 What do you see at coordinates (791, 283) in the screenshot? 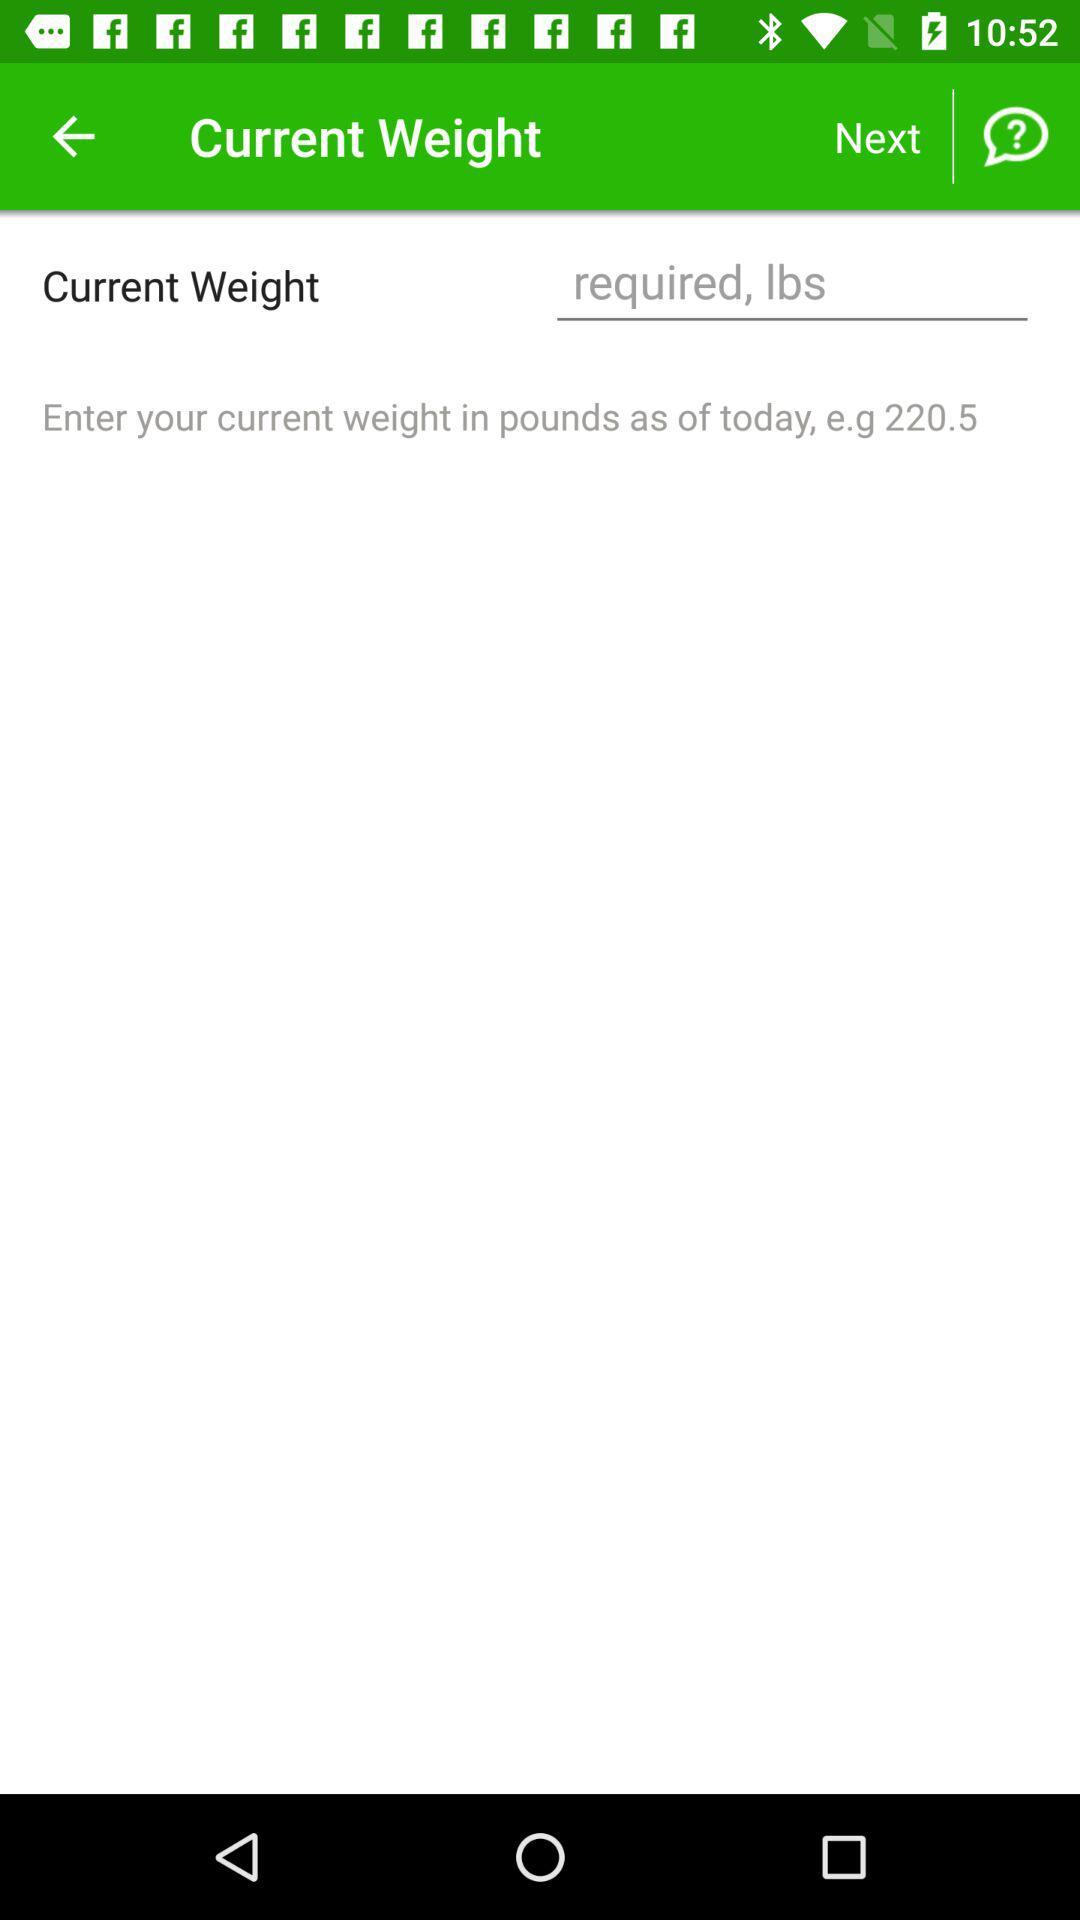
I see `current weight` at bounding box center [791, 283].